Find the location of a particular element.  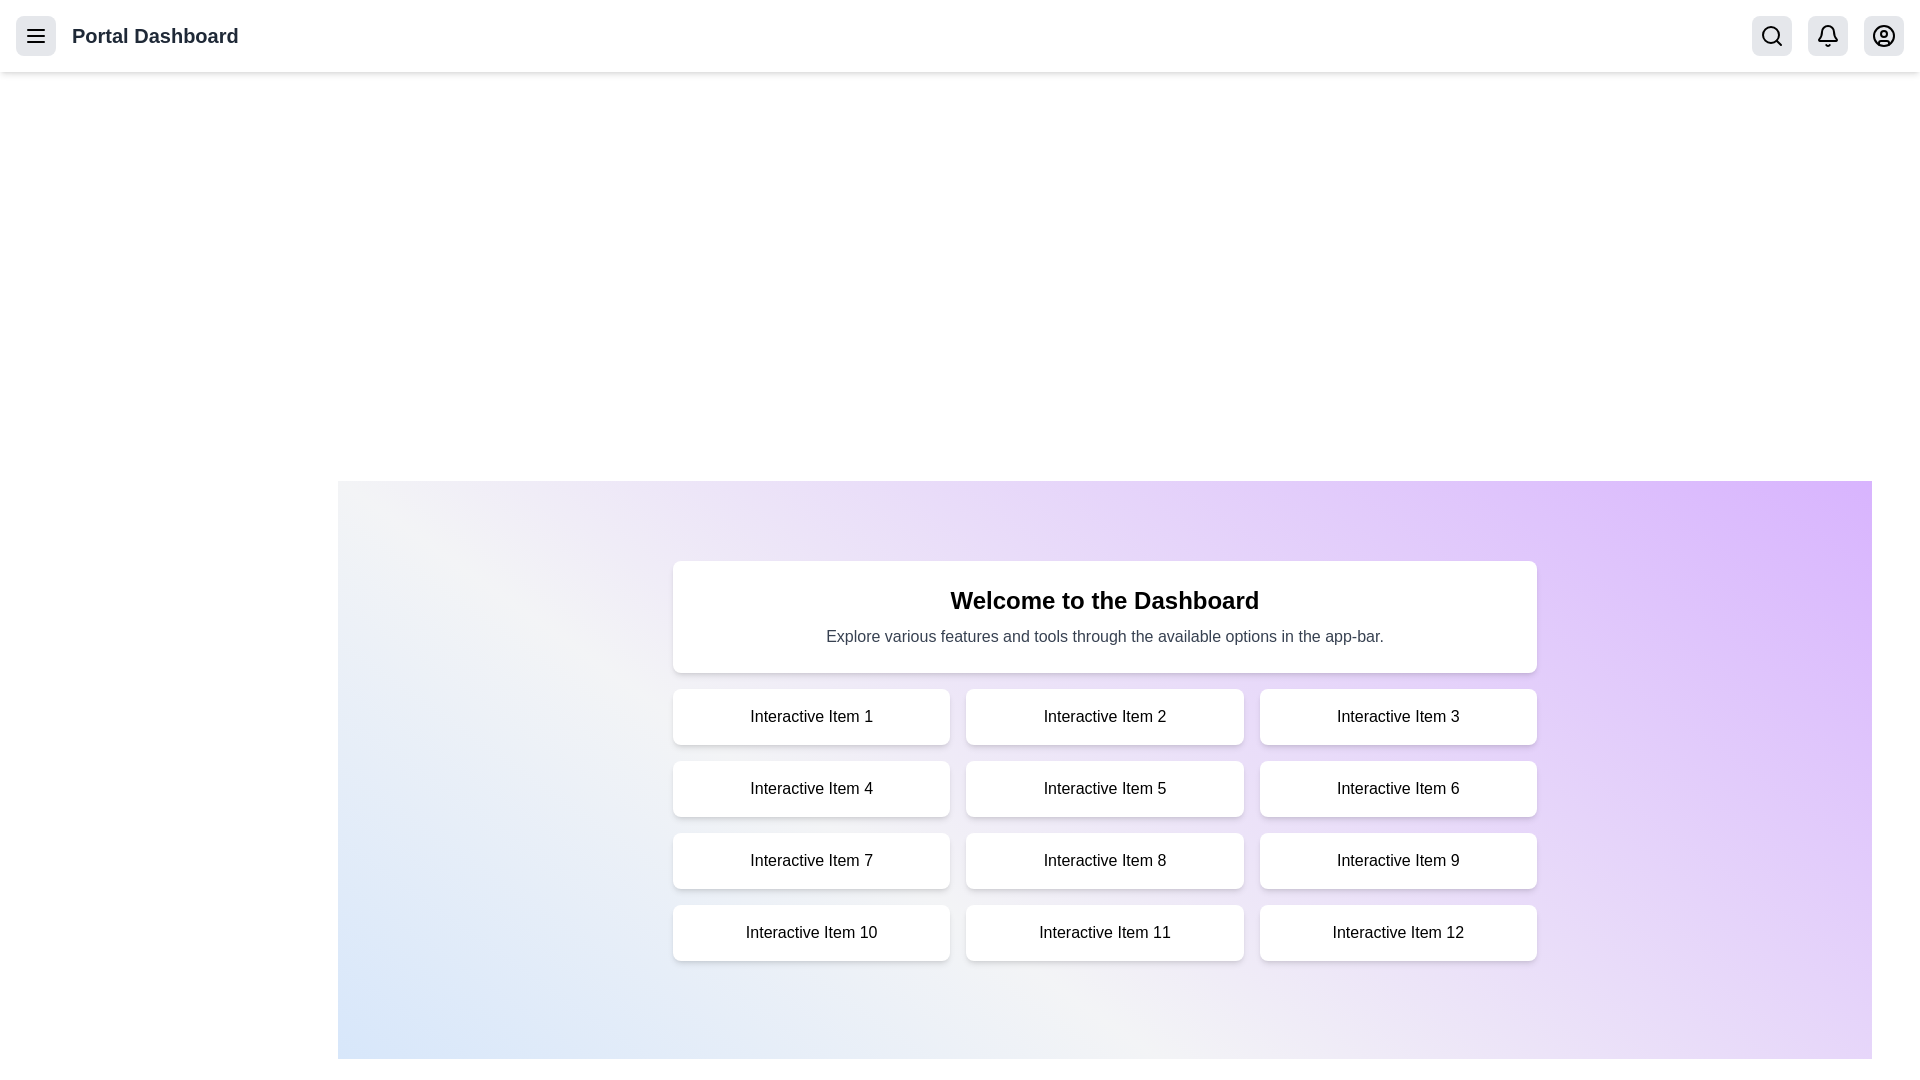

the user profile icon in the app bar is located at coordinates (1882, 35).